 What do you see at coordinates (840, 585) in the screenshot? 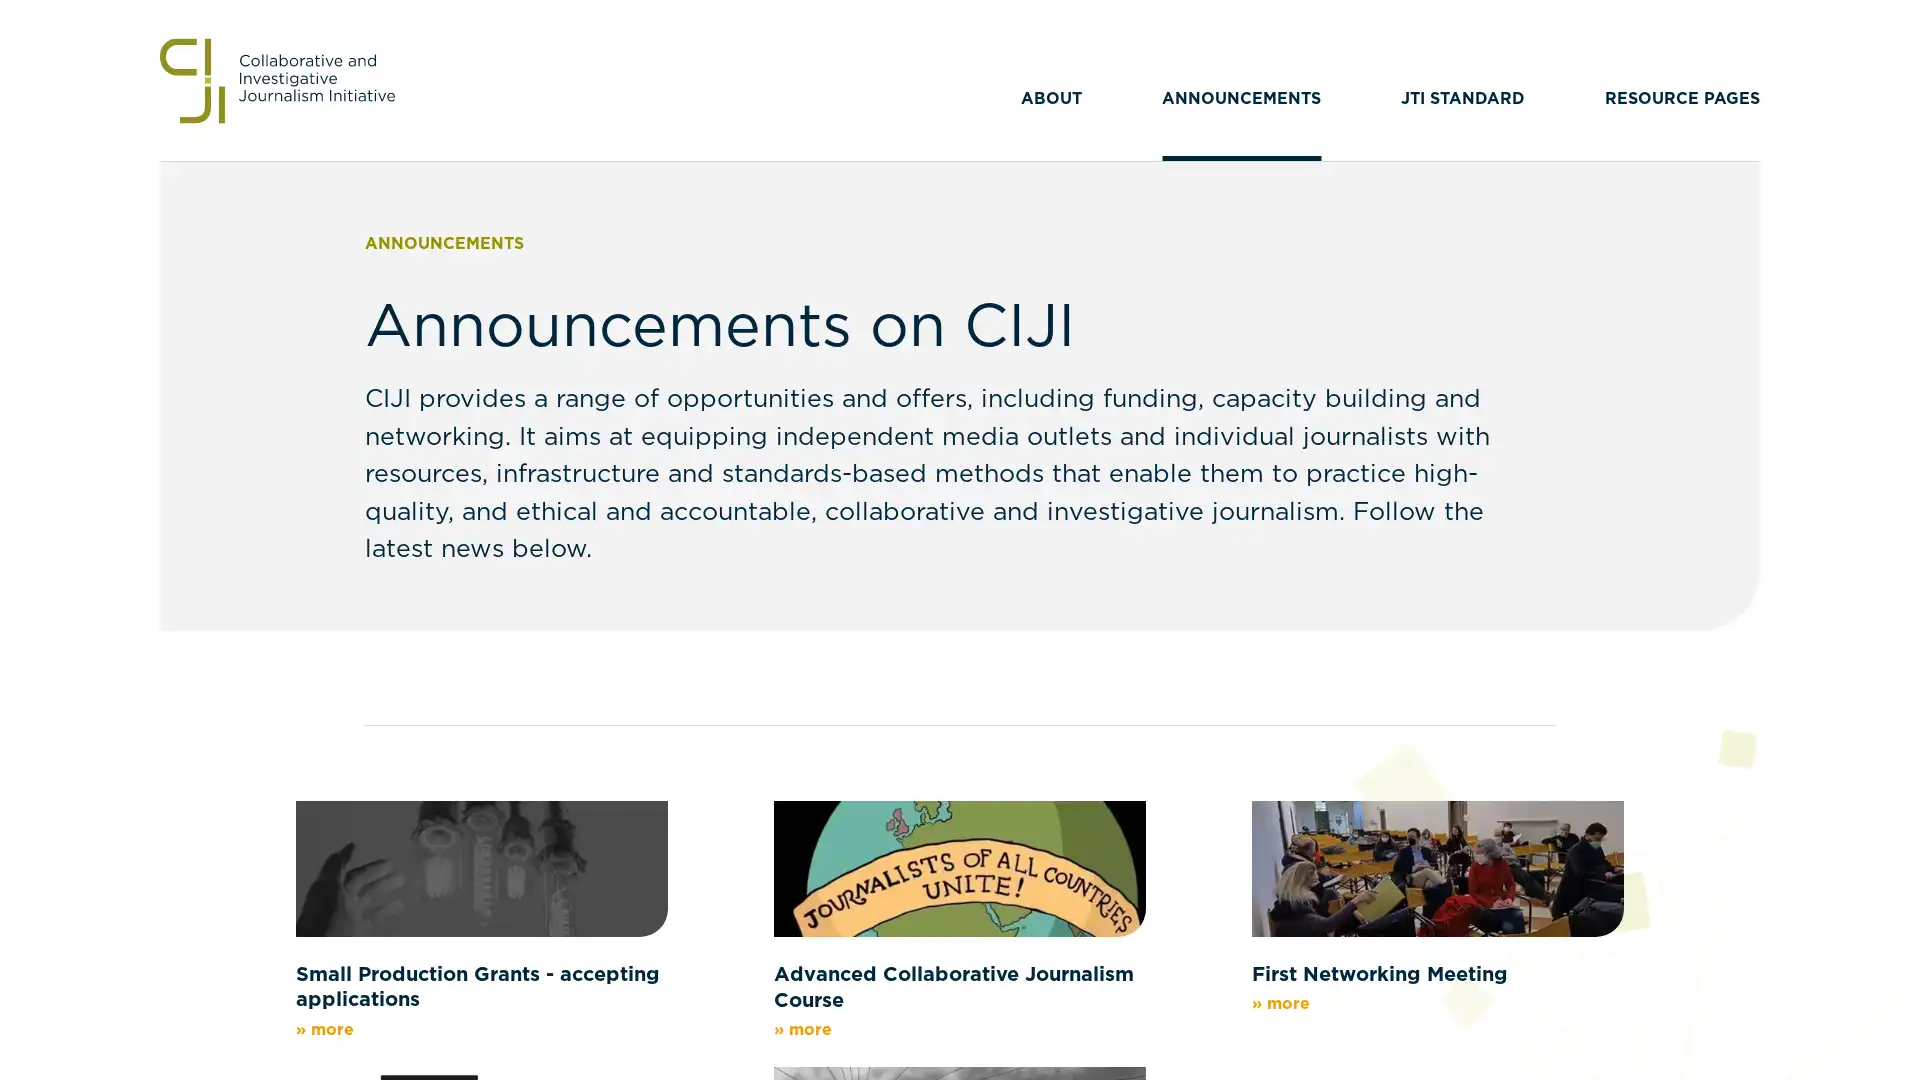
I see `more` at bounding box center [840, 585].